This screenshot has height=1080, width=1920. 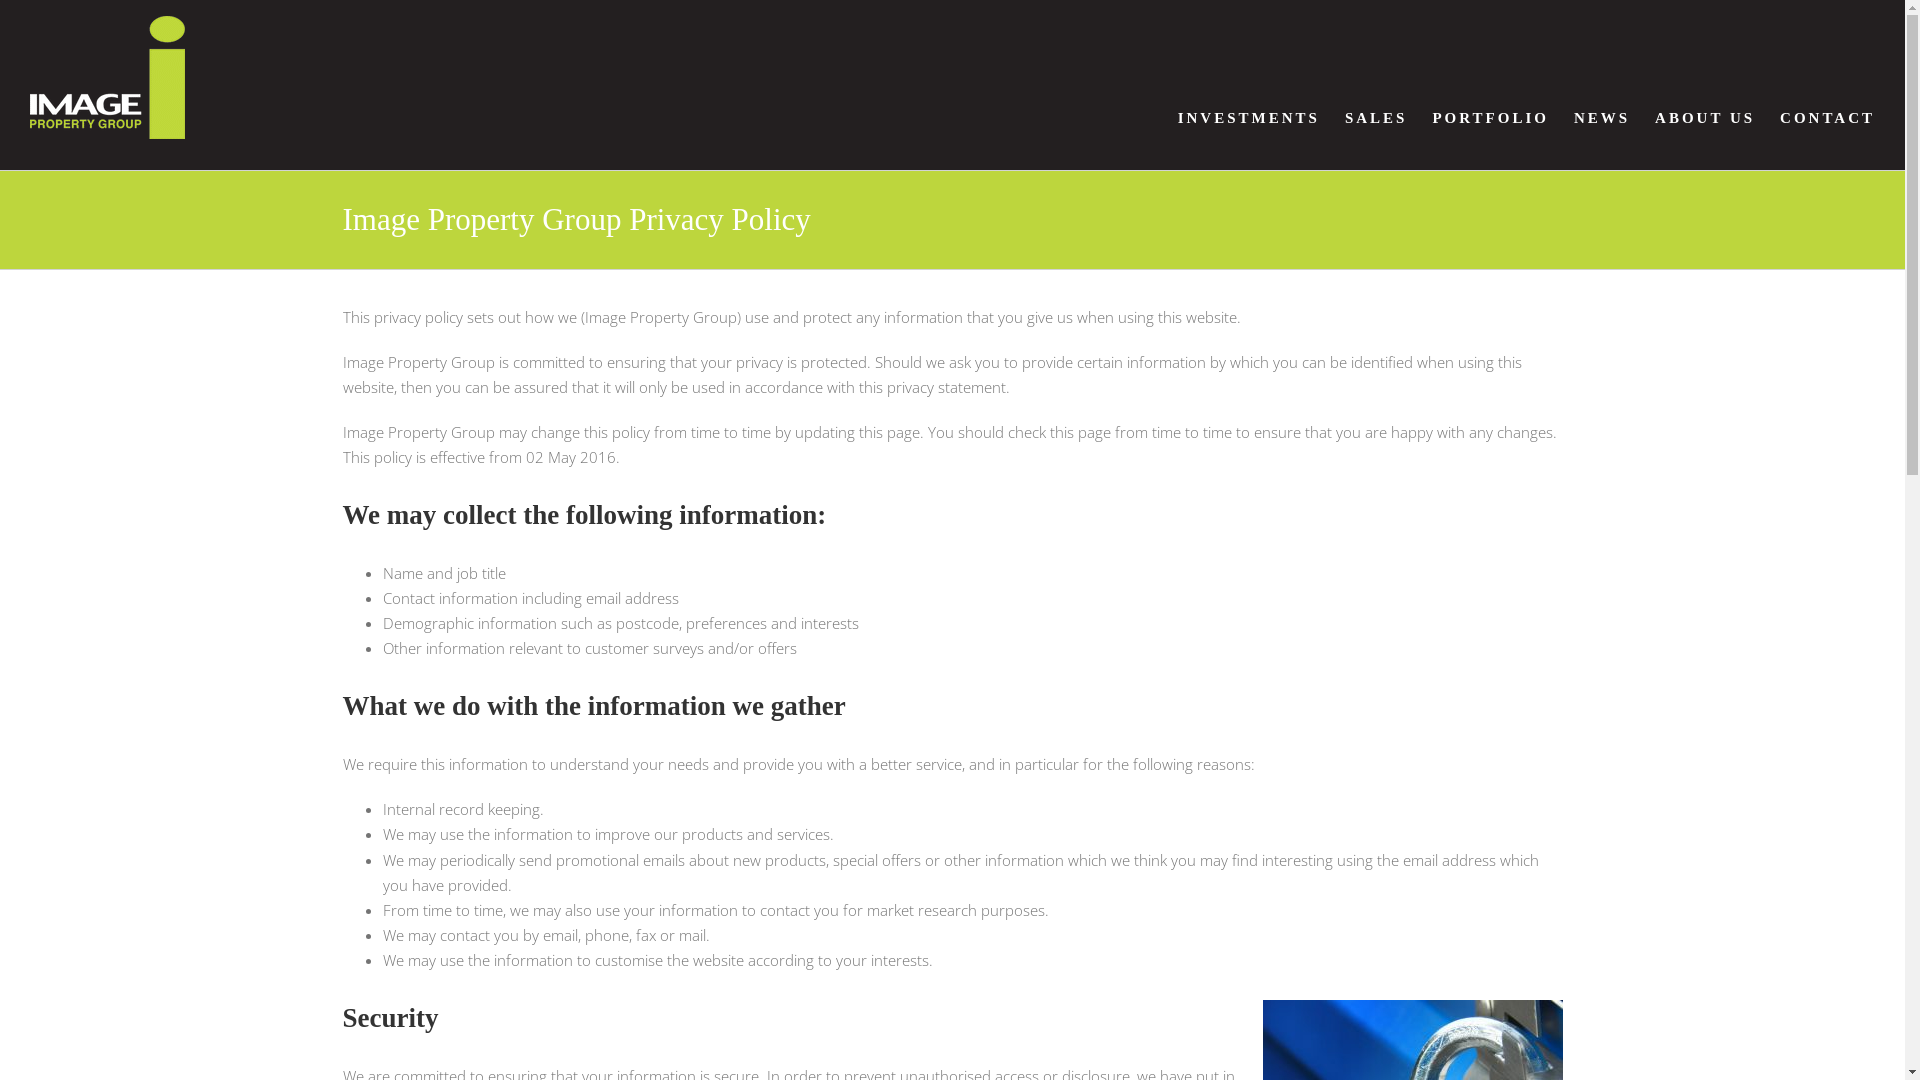 What do you see at coordinates (1247, 118) in the screenshot?
I see `'INVESTMENTS'` at bounding box center [1247, 118].